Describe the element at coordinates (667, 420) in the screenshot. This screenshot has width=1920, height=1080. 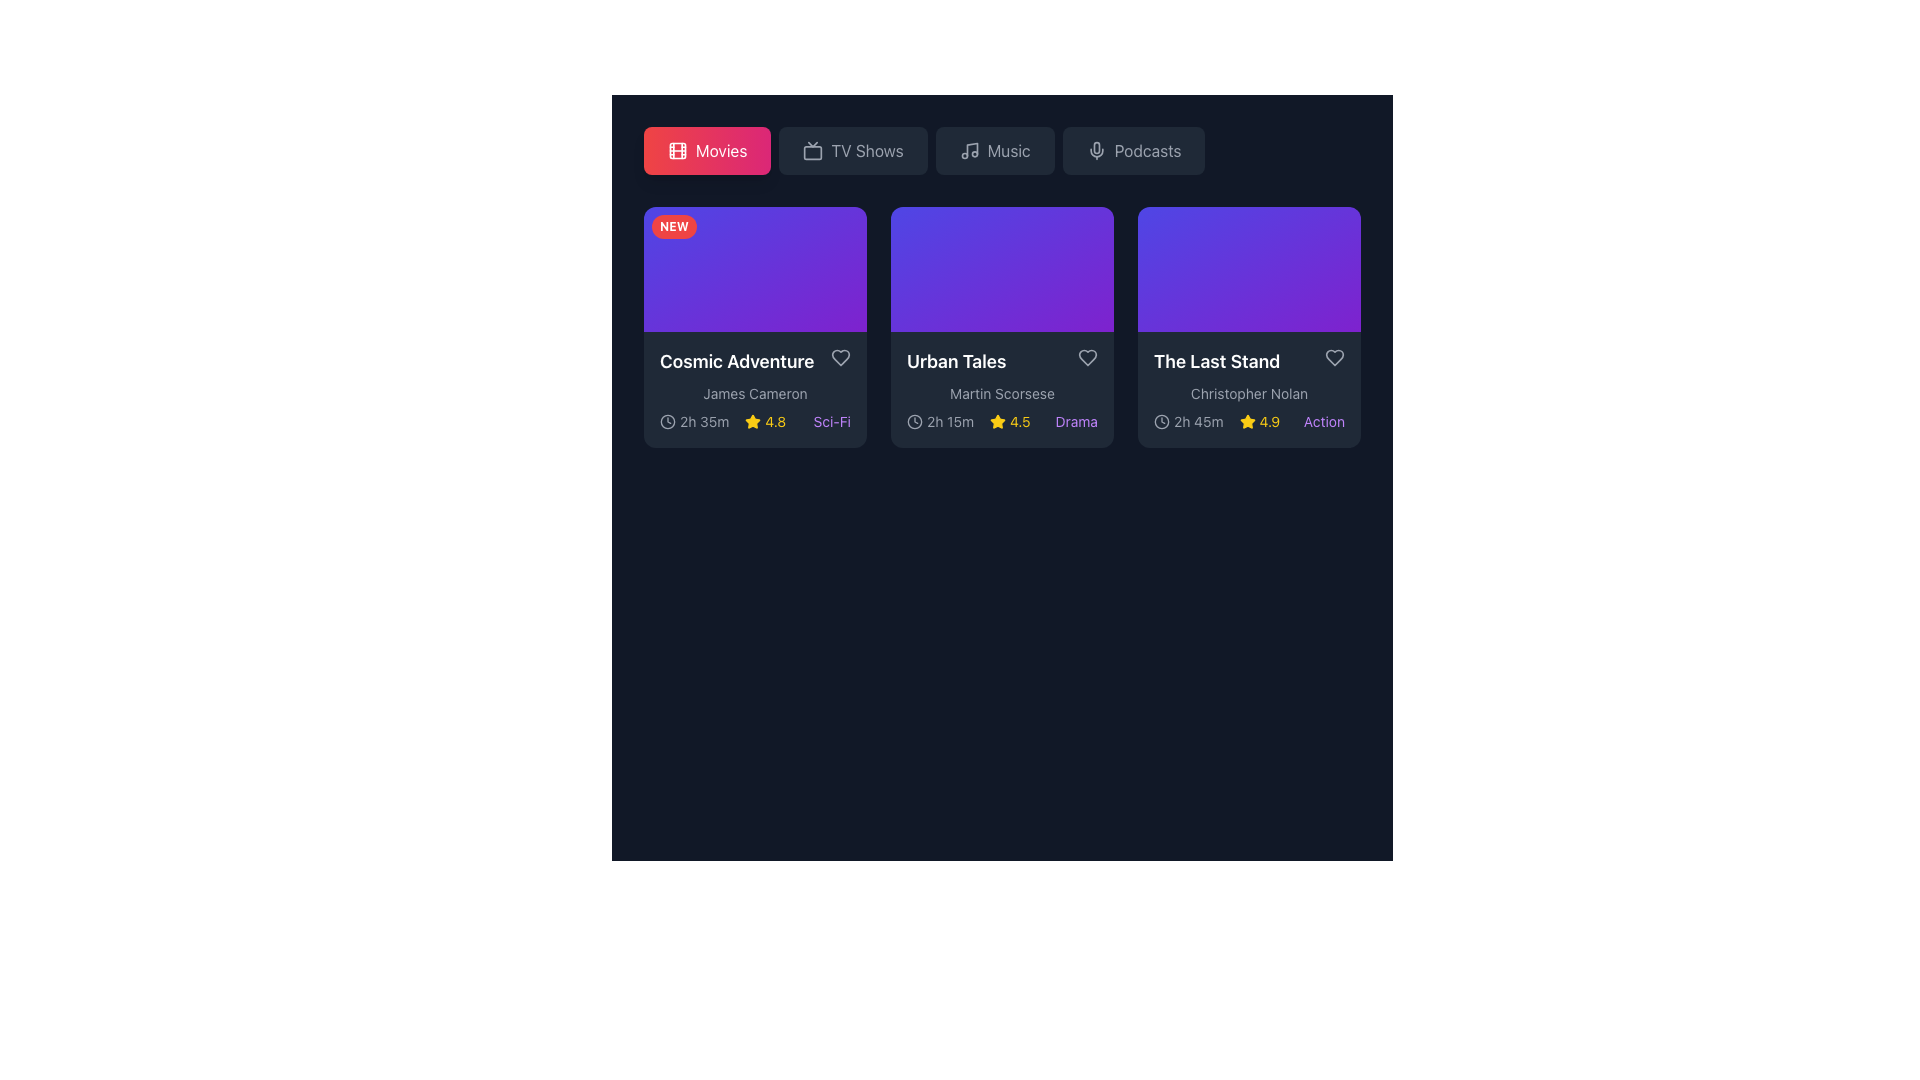
I see `the circular outline of the clock icon located within the card for the movie 'Cosmic Adventure'` at that location.